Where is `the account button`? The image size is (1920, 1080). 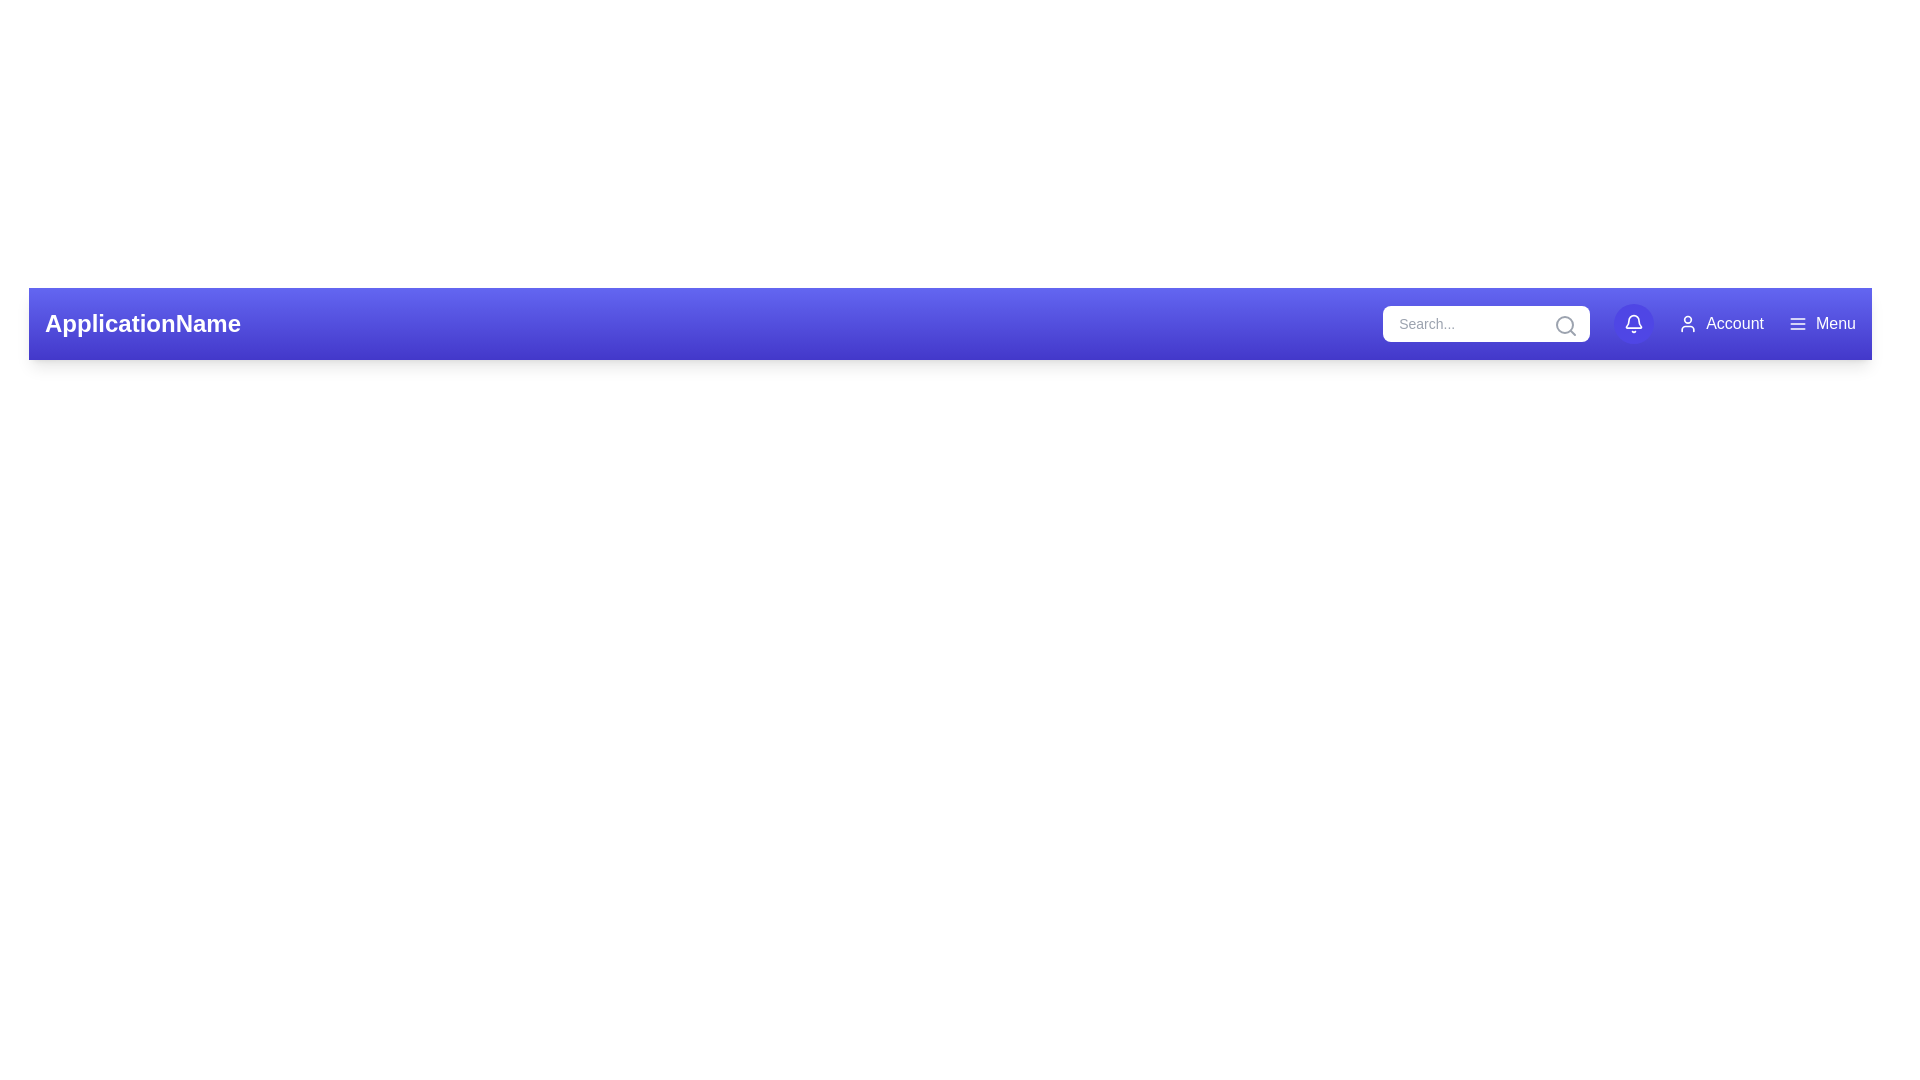 the account button is located at coordinates (1720, 323).